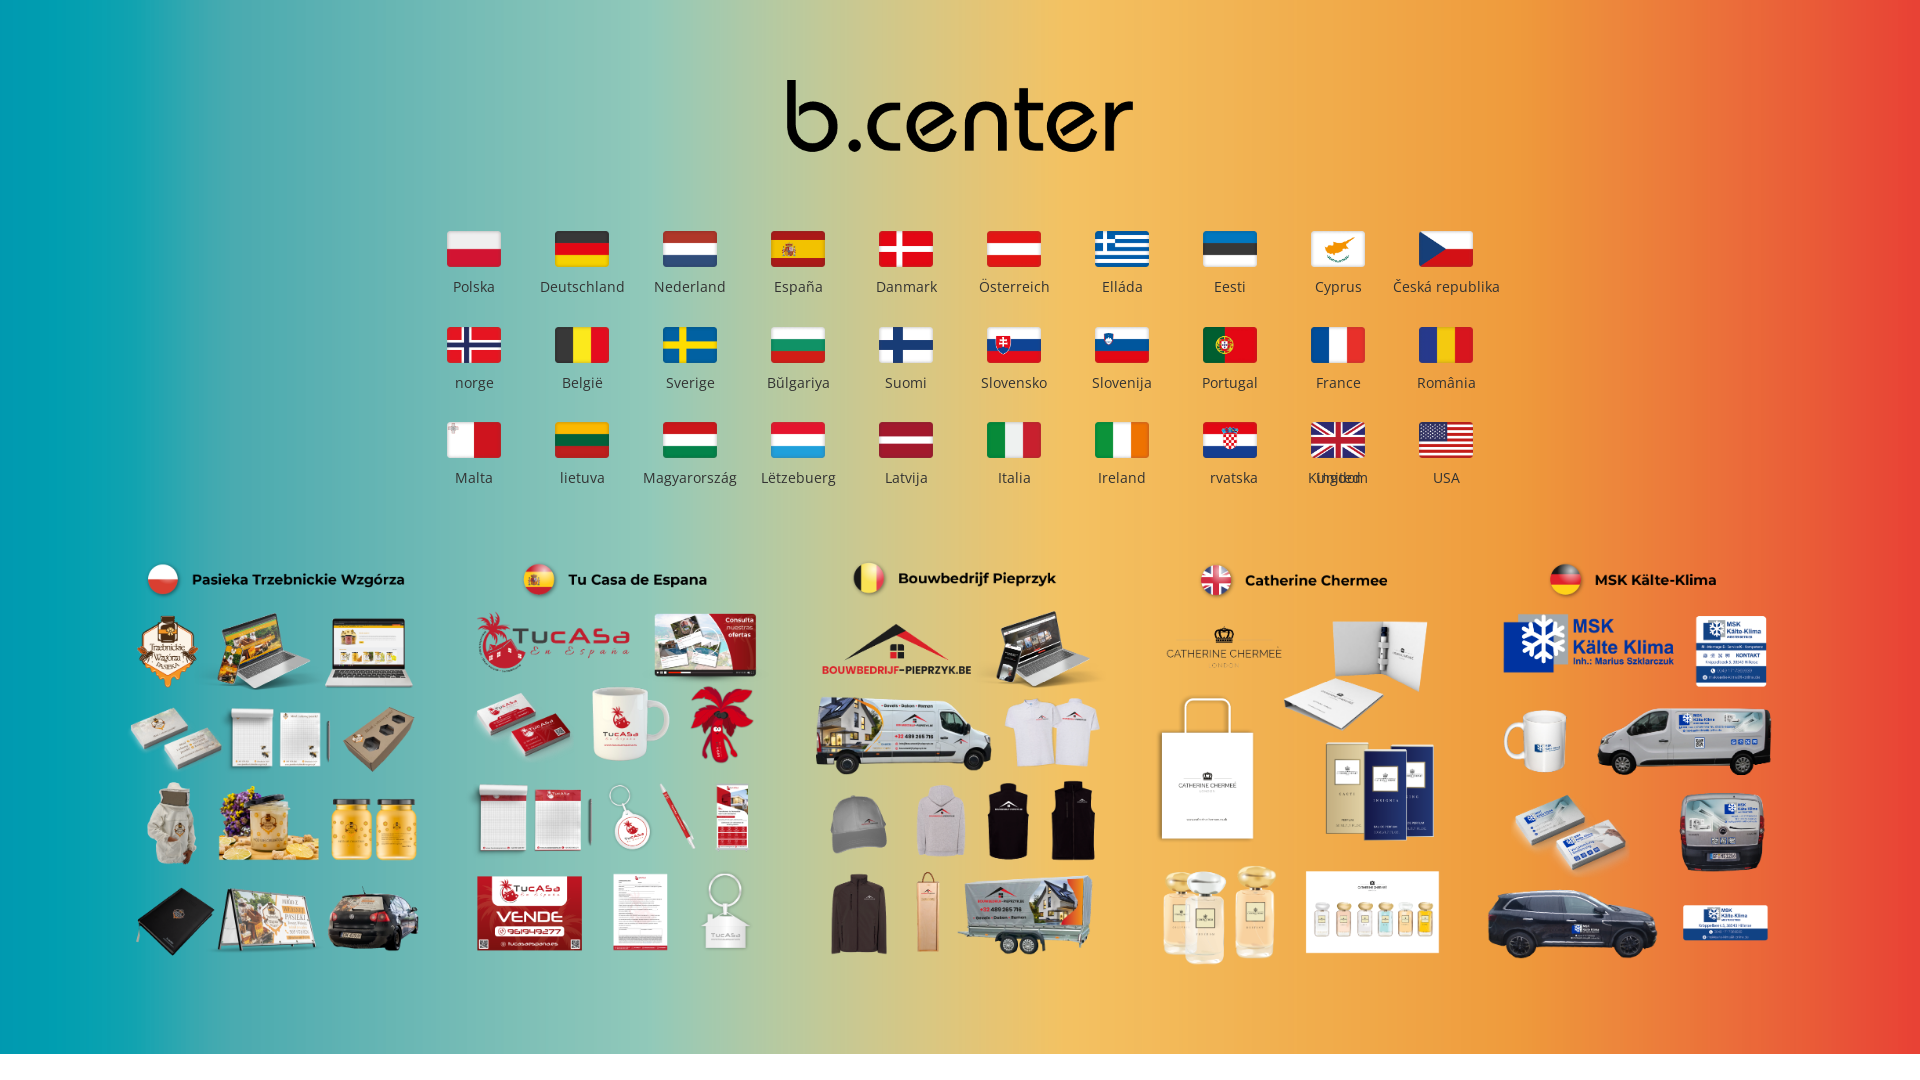  I want to click on 'Slovenija', so click(1122, 382).